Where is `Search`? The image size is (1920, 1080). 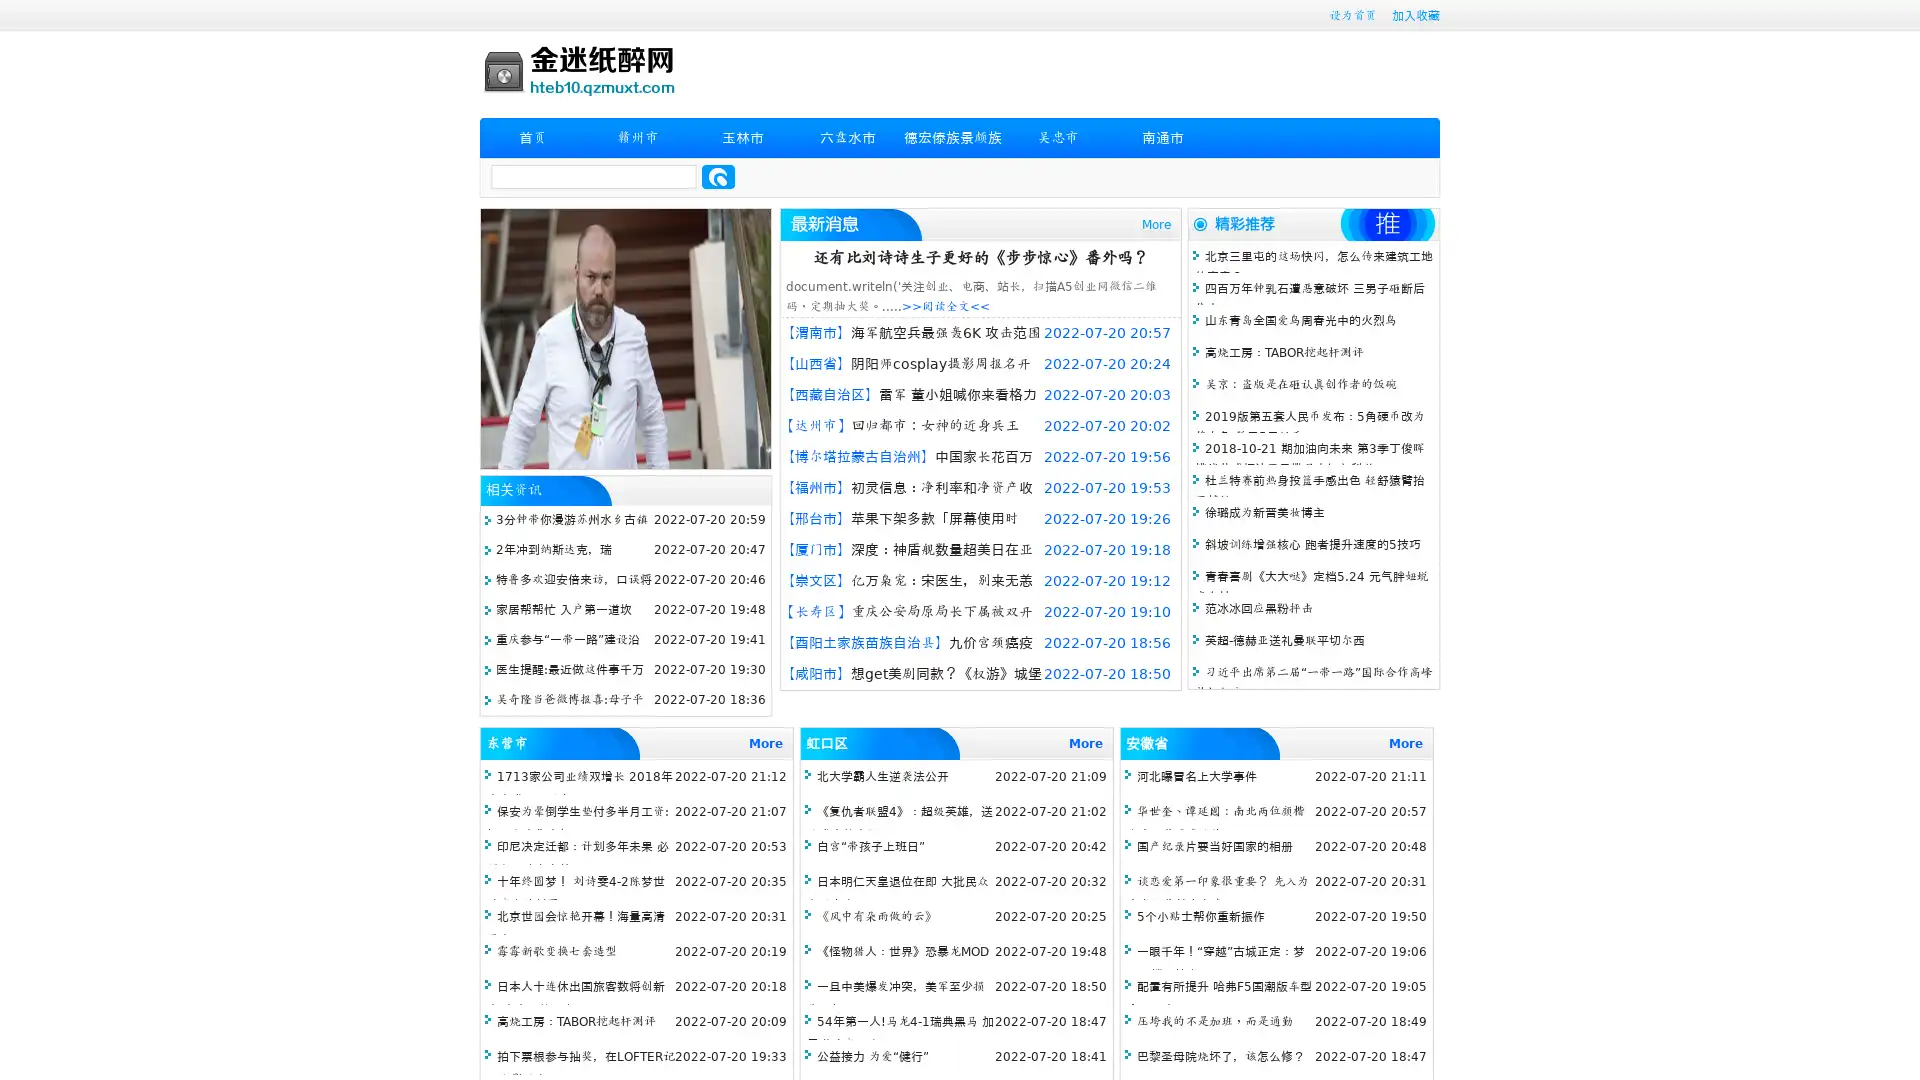
Search is located at coordinates (718, 176).